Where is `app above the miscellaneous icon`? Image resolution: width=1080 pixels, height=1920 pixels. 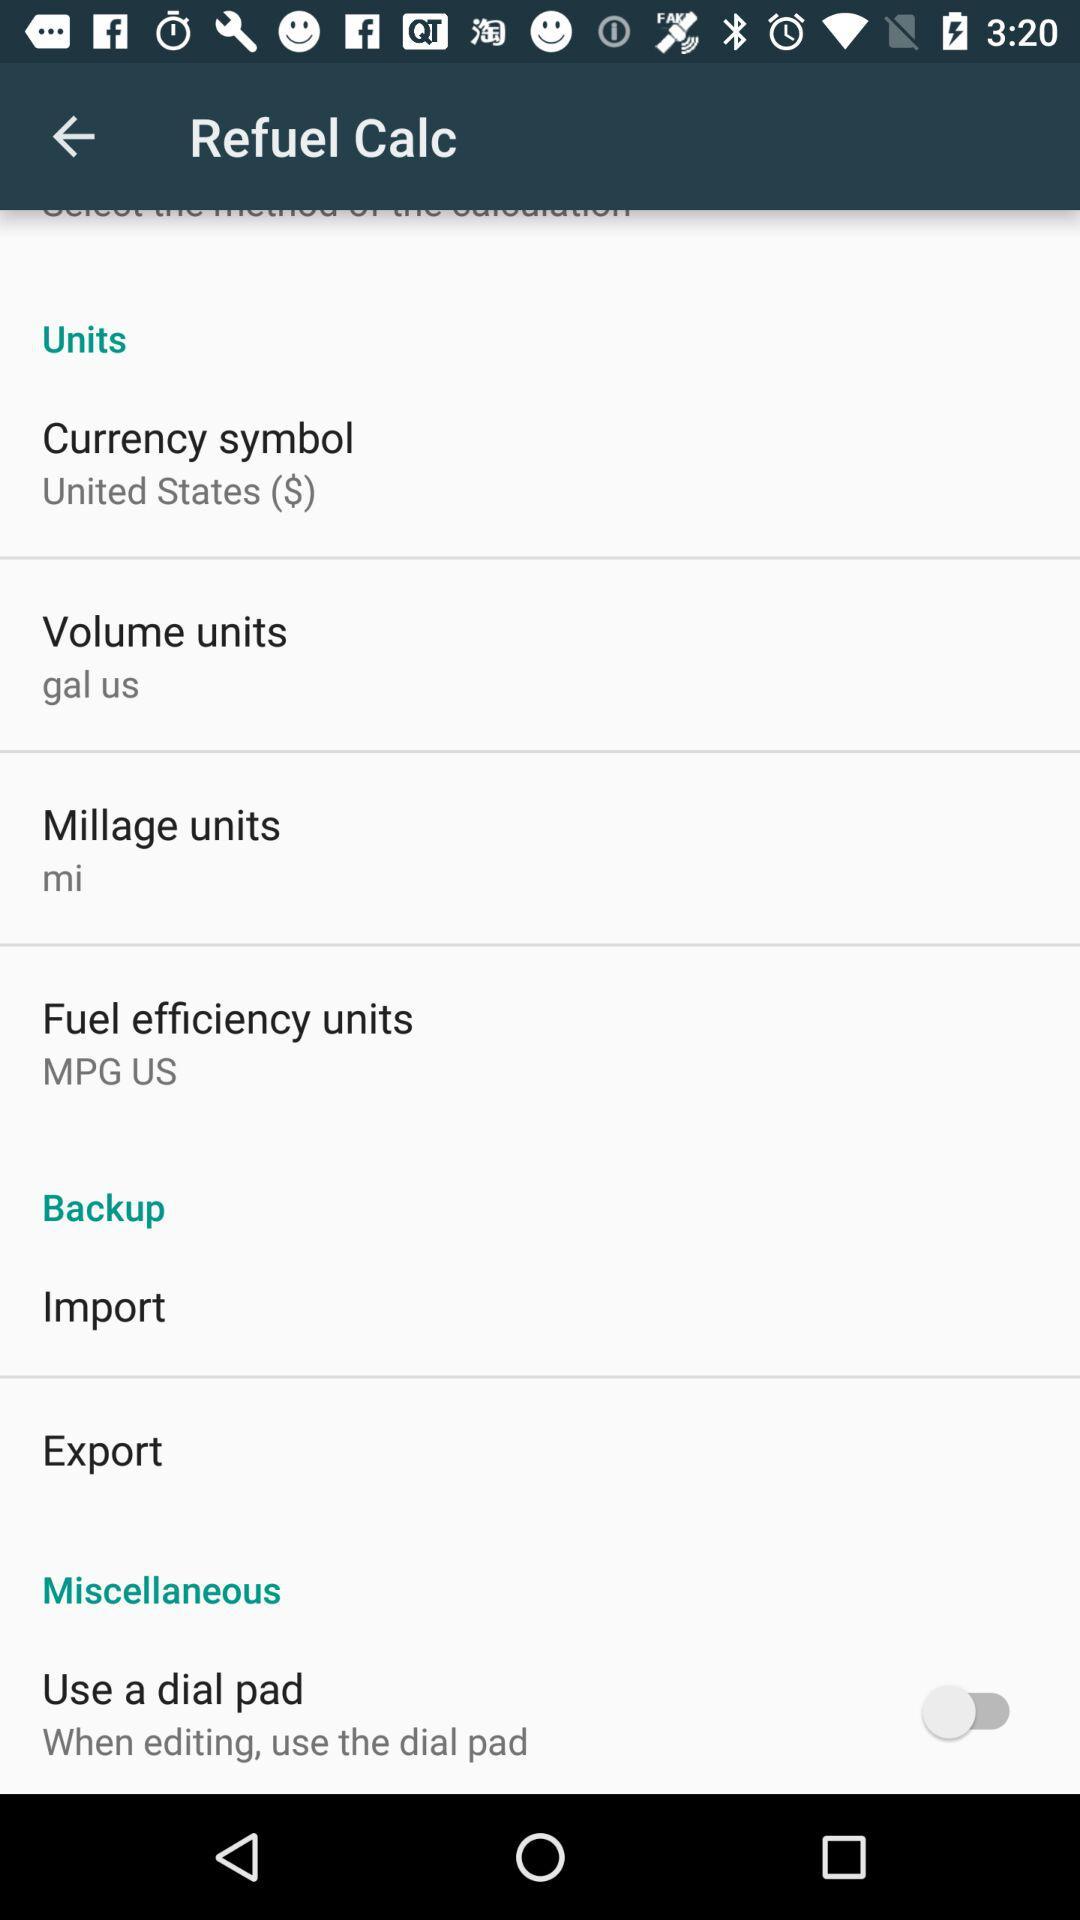
app above the miscellaneous icon is located at coordinates (102, 1449).